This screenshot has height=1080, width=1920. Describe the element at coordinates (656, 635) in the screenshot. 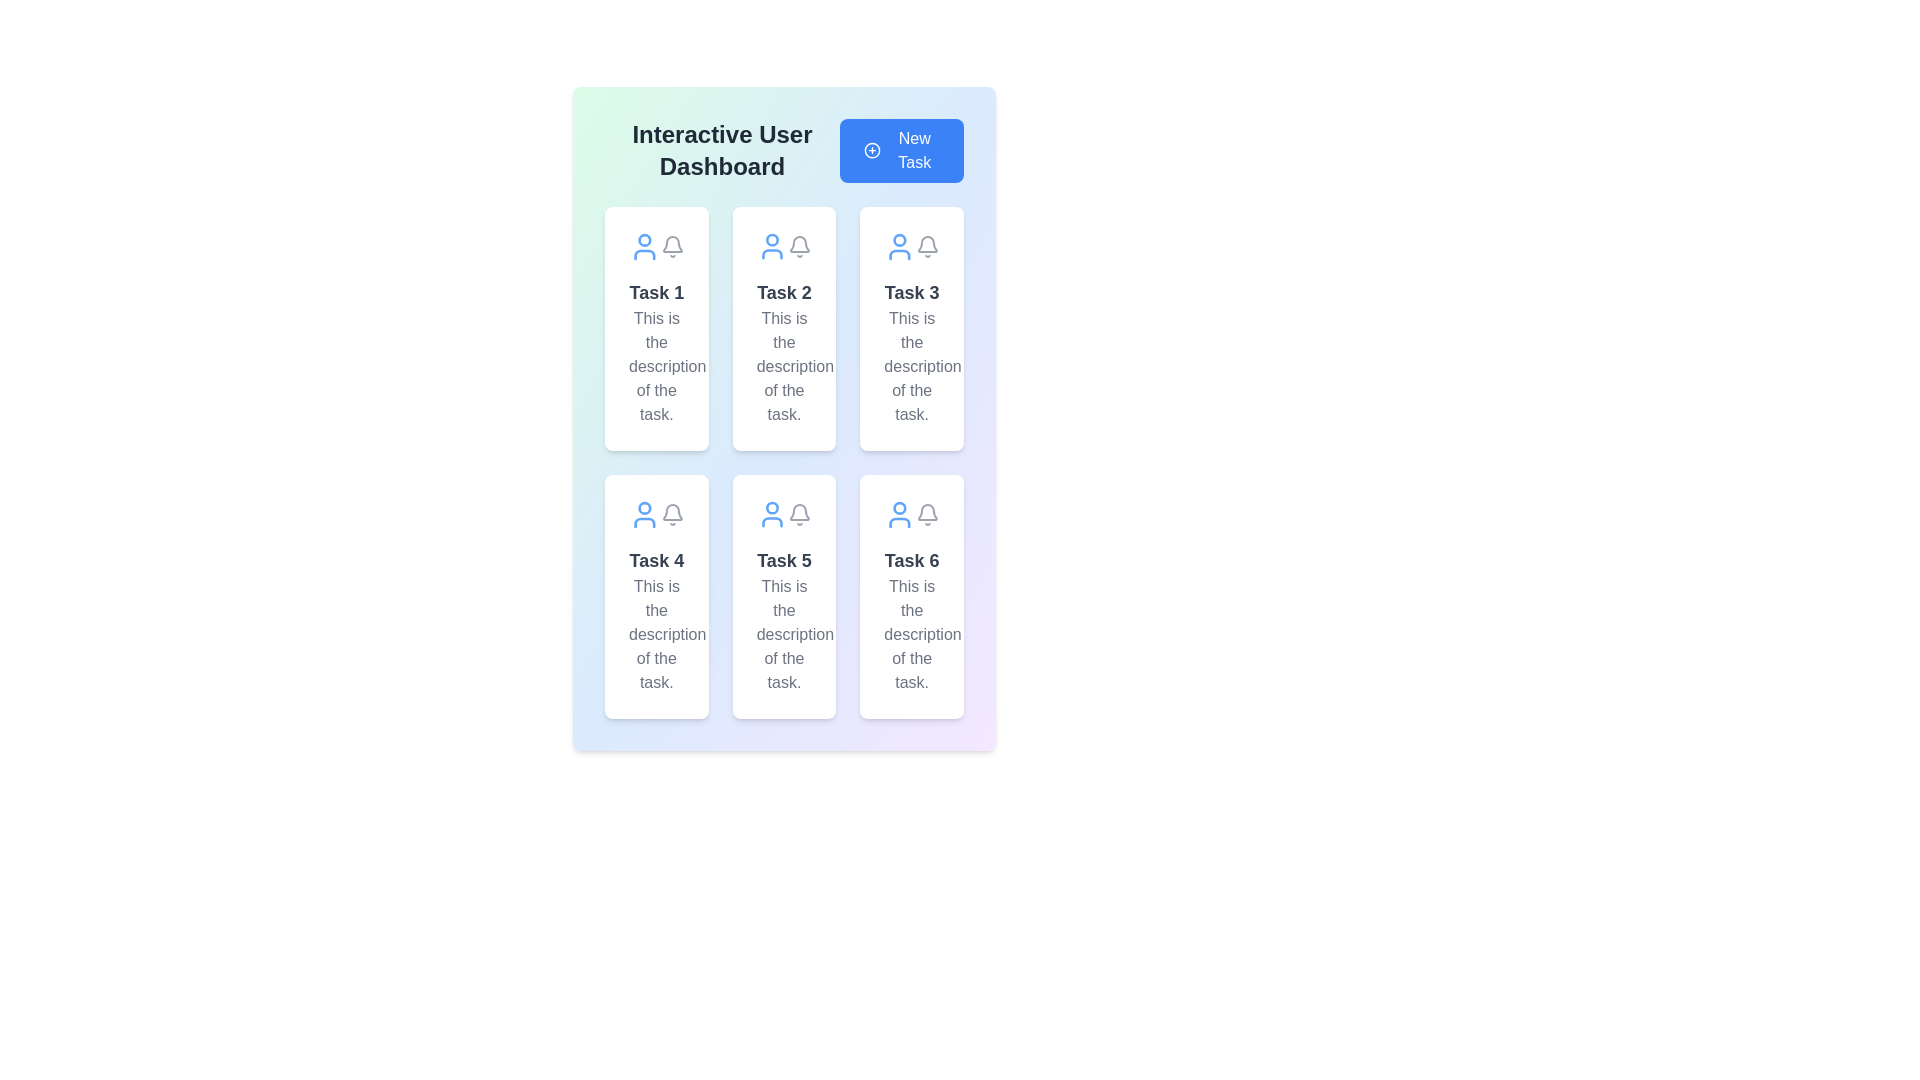

I see `the descriptive text block located under 'Task 4' in the card component of the grid layout` at that location.